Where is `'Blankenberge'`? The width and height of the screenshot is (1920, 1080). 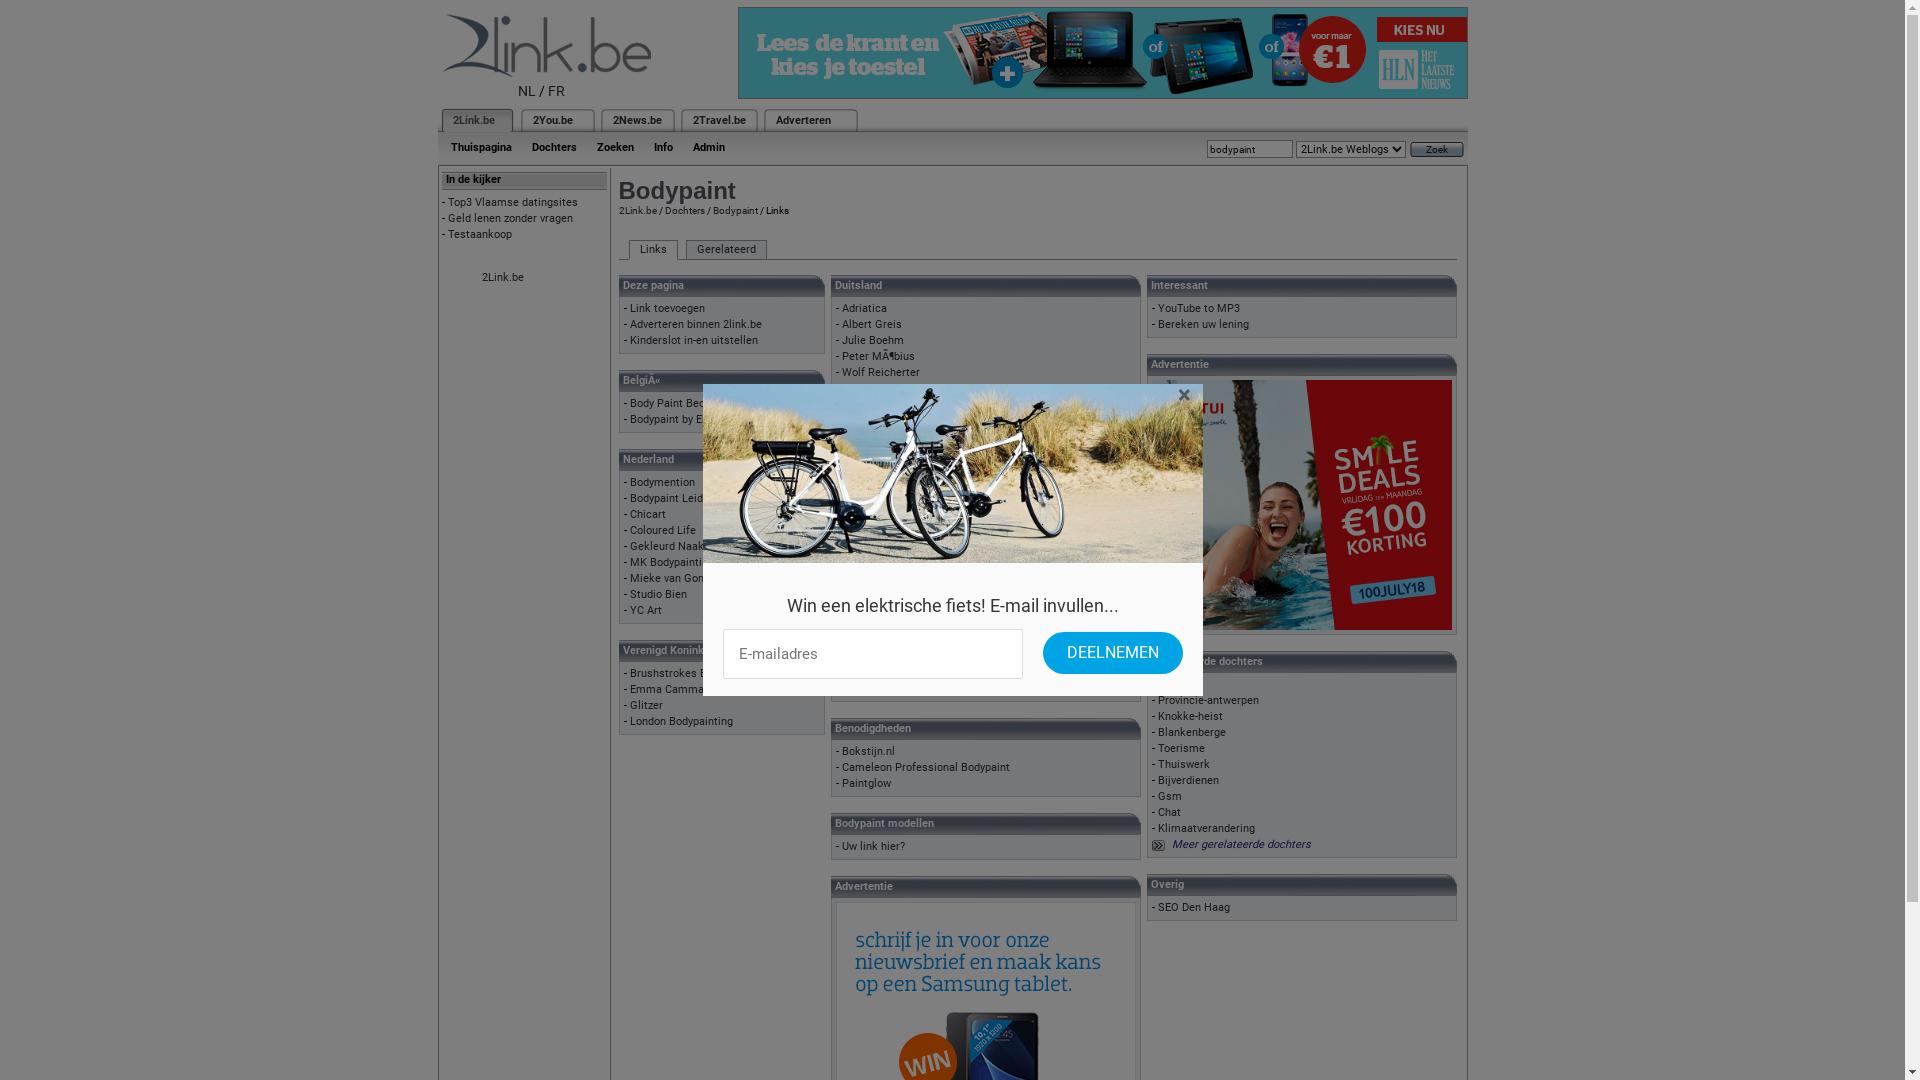
'Blankenberge' is located at coordinates (1191, 732).